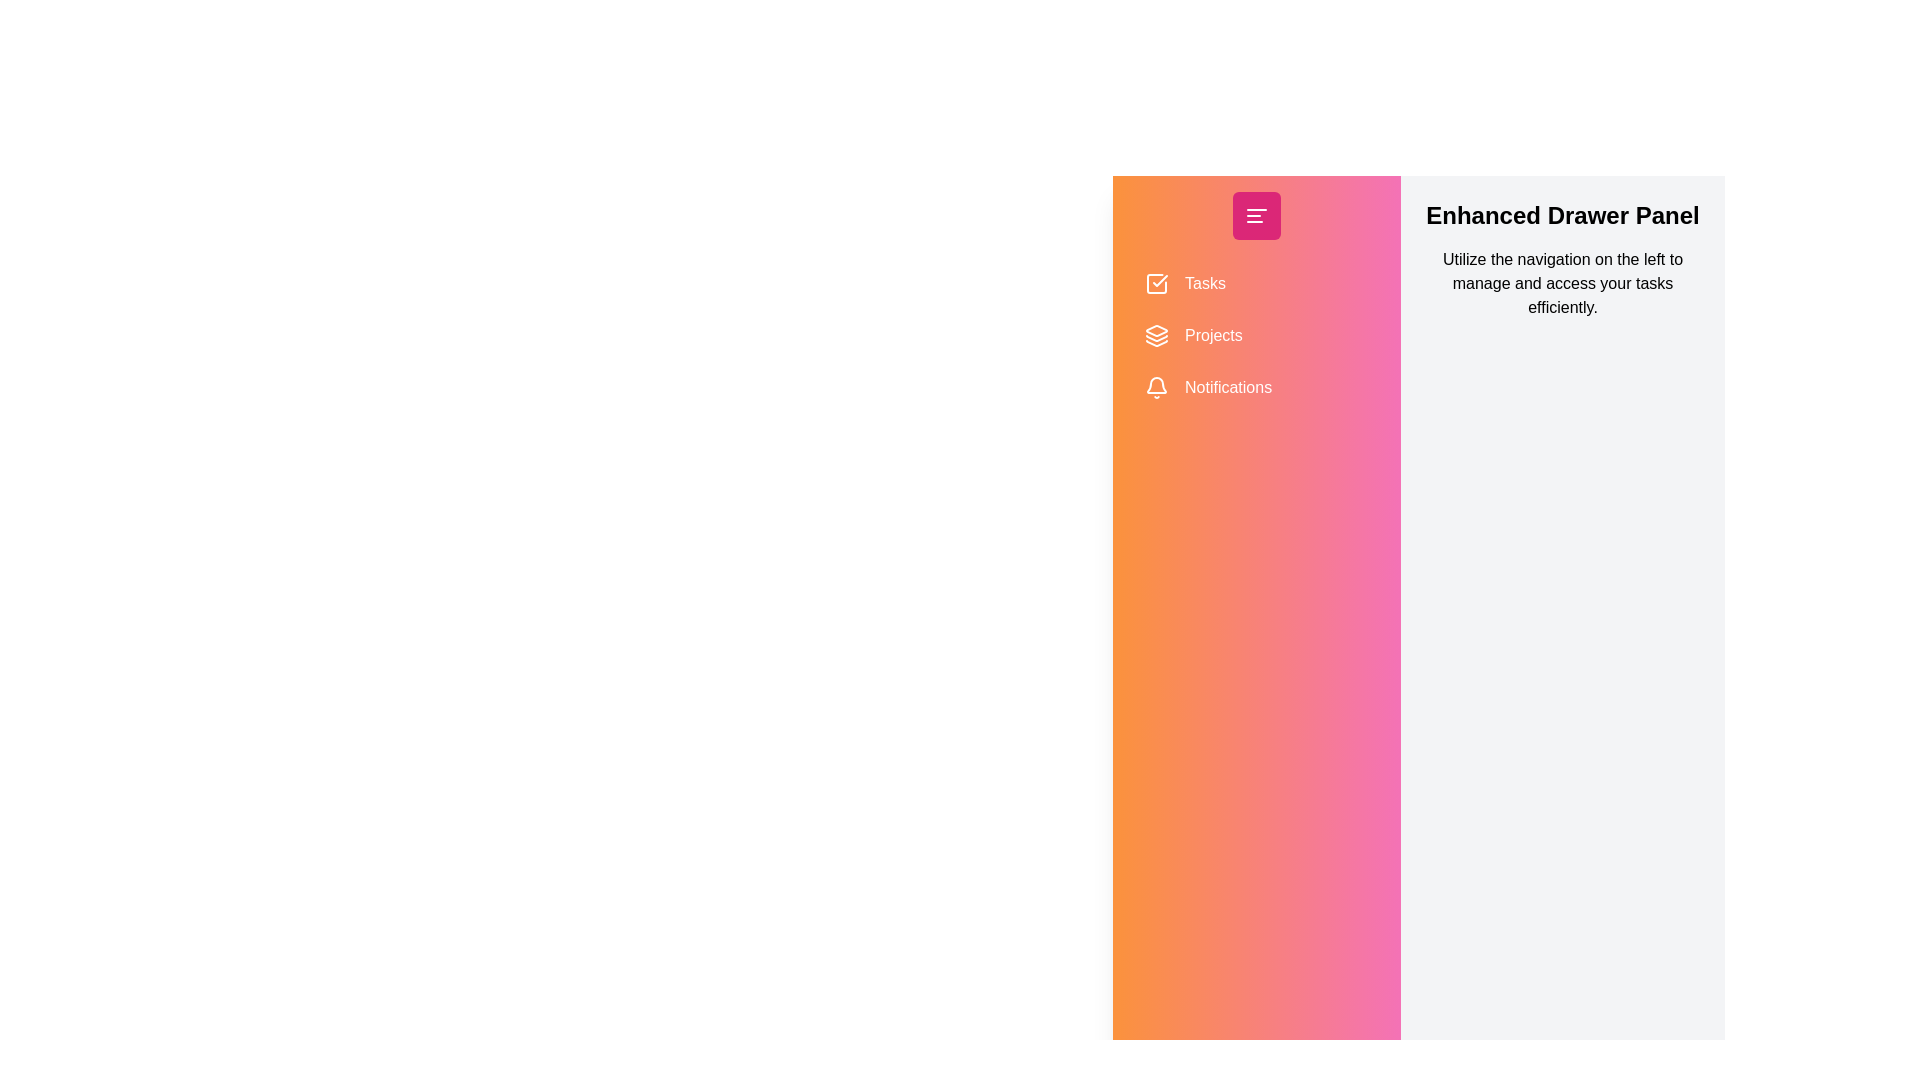 The height and width of the screenshot is (1080, 1920). I want to click on the toggle button to change the drawer's state, so click(1256, 216).